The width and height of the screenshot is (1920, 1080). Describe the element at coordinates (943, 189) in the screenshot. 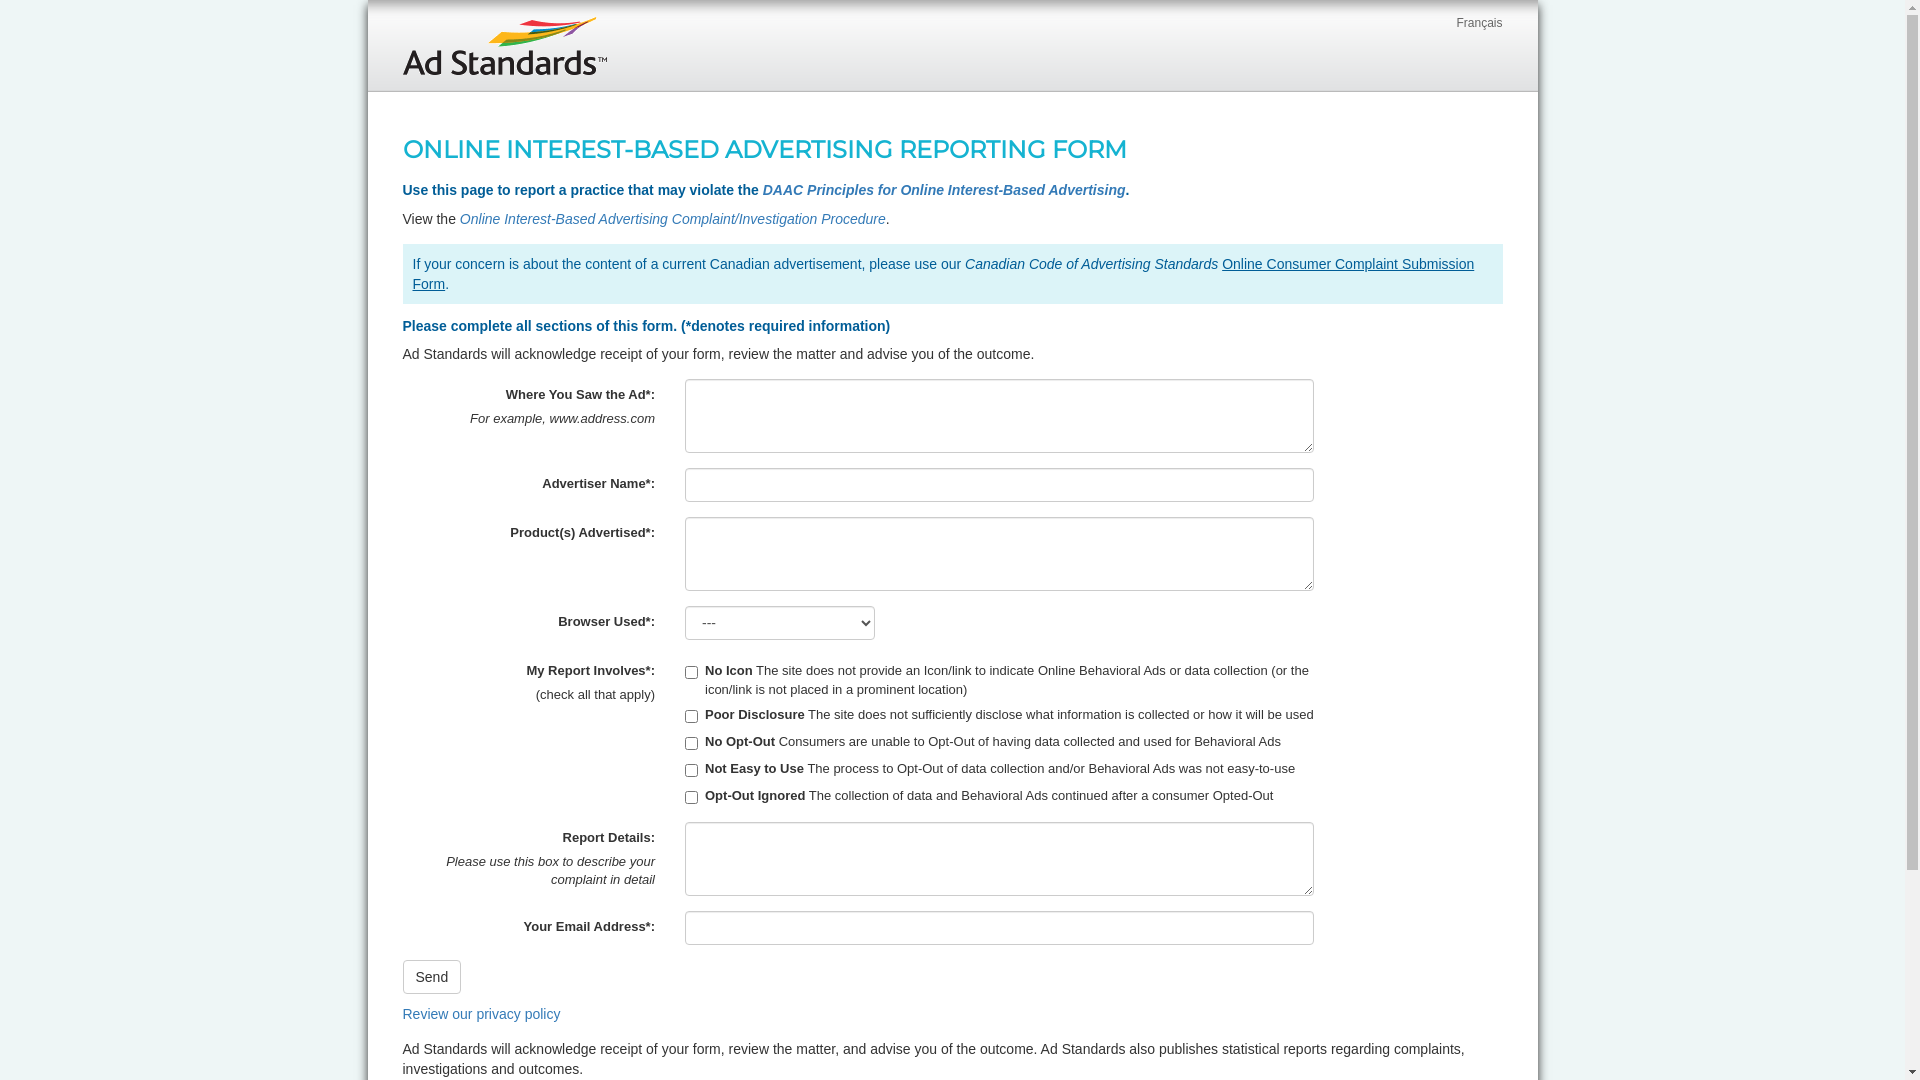

I see `'DAAC Principles for Online Interest-Based Advertising'` at that location.